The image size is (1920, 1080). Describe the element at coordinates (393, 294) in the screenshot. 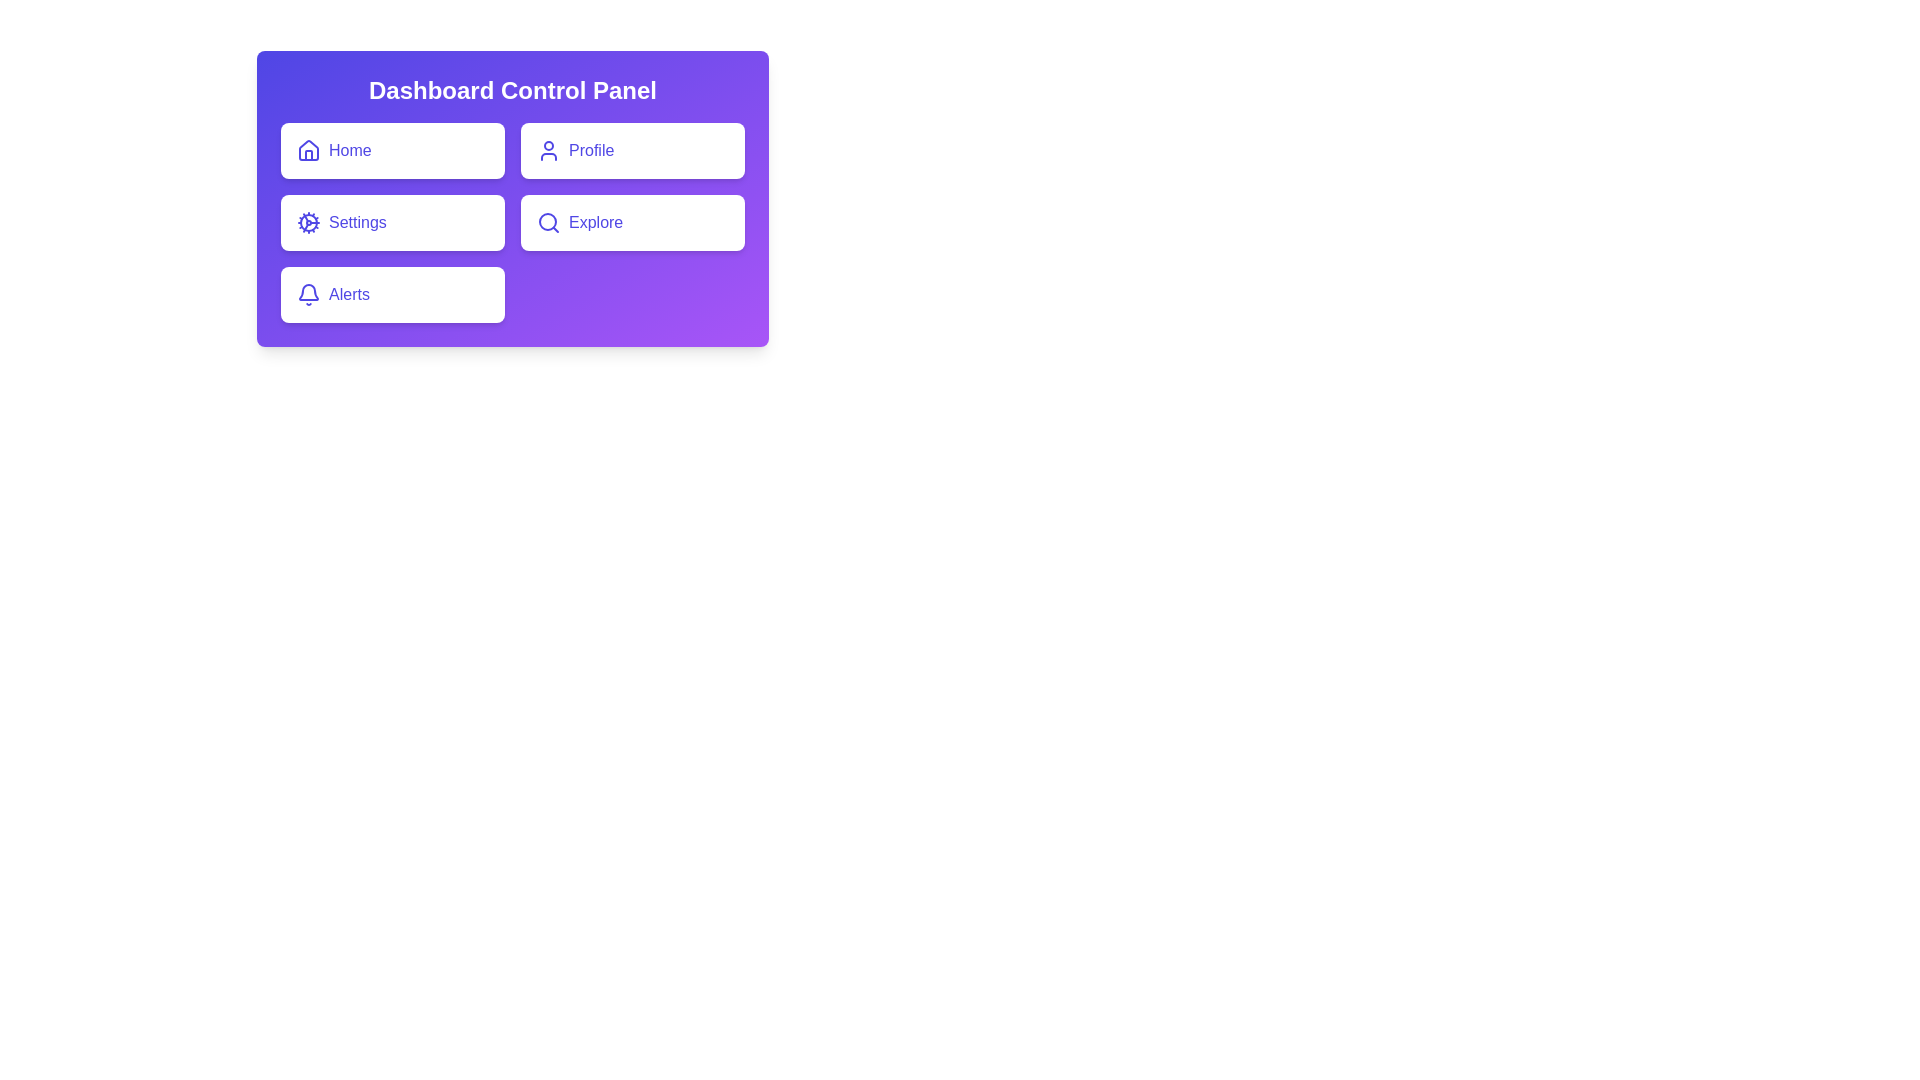

I see `the button located at the bottom left of the grid, which is related to alerts or notifications` at that location.